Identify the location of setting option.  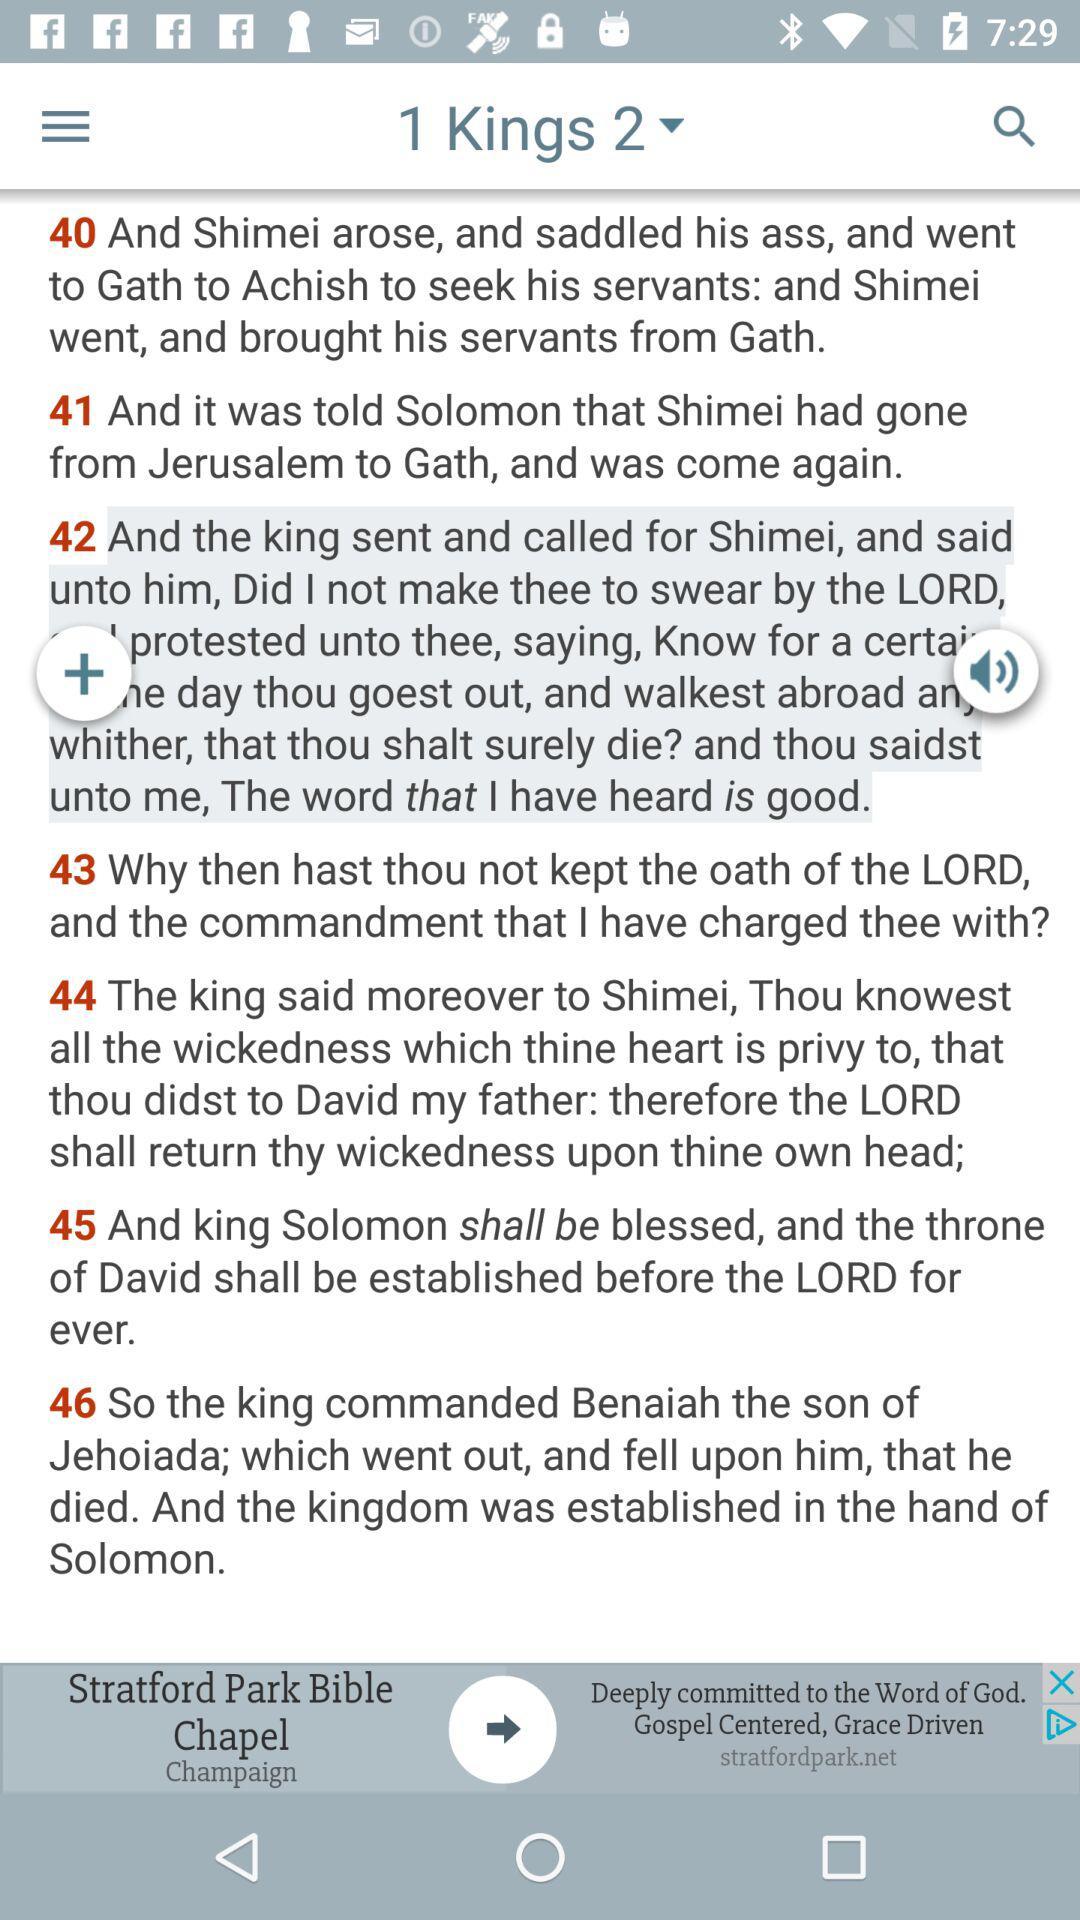
(64, 124).